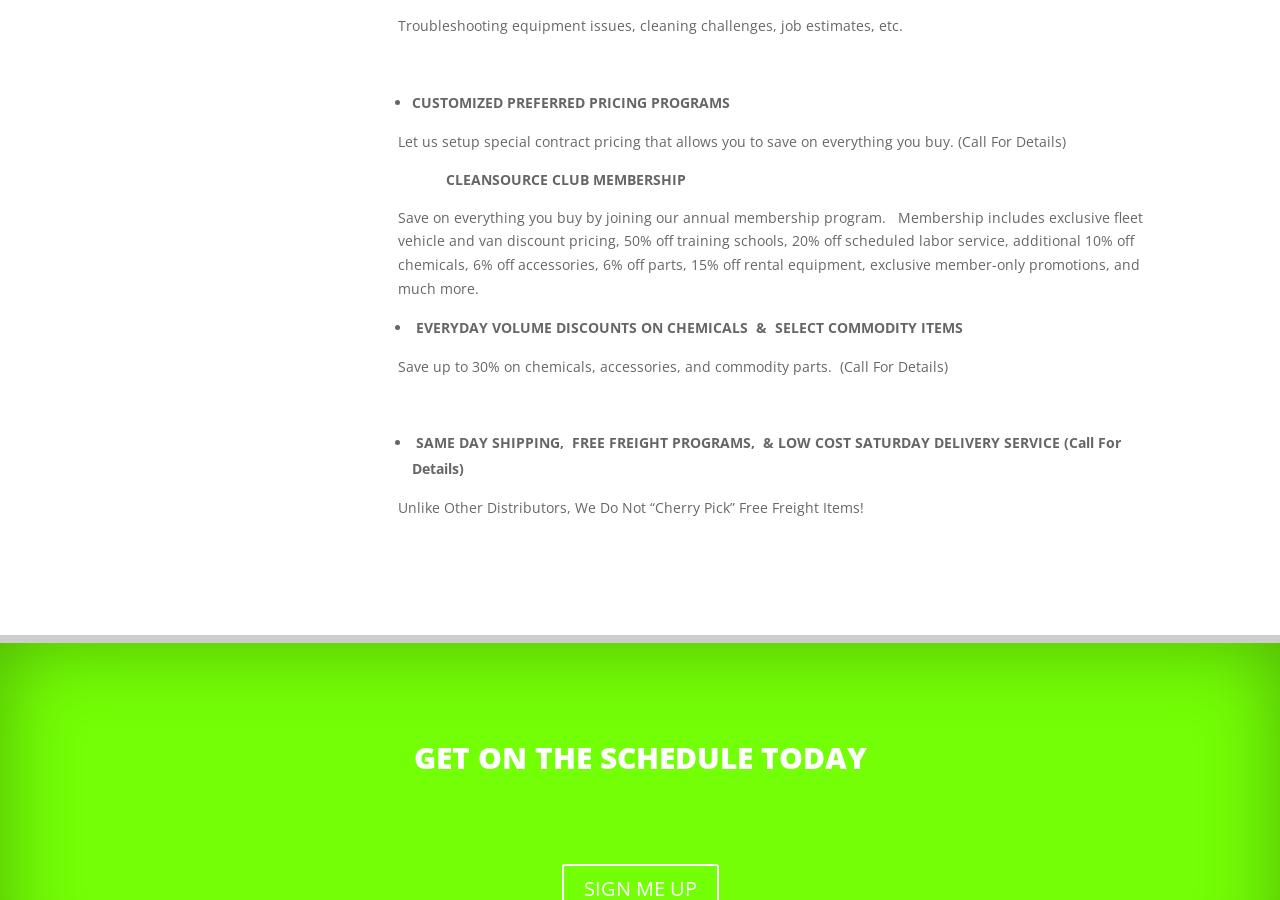 The height and width of the screenshot is (900, 1280). Describe the element at coordinates (689, 325) in the screenshot. I see `'EVERYDAY VOLUME DISCOUNTS ON CHEMICALS  &  SELECT COMMODITY ITEMS'` at that location.